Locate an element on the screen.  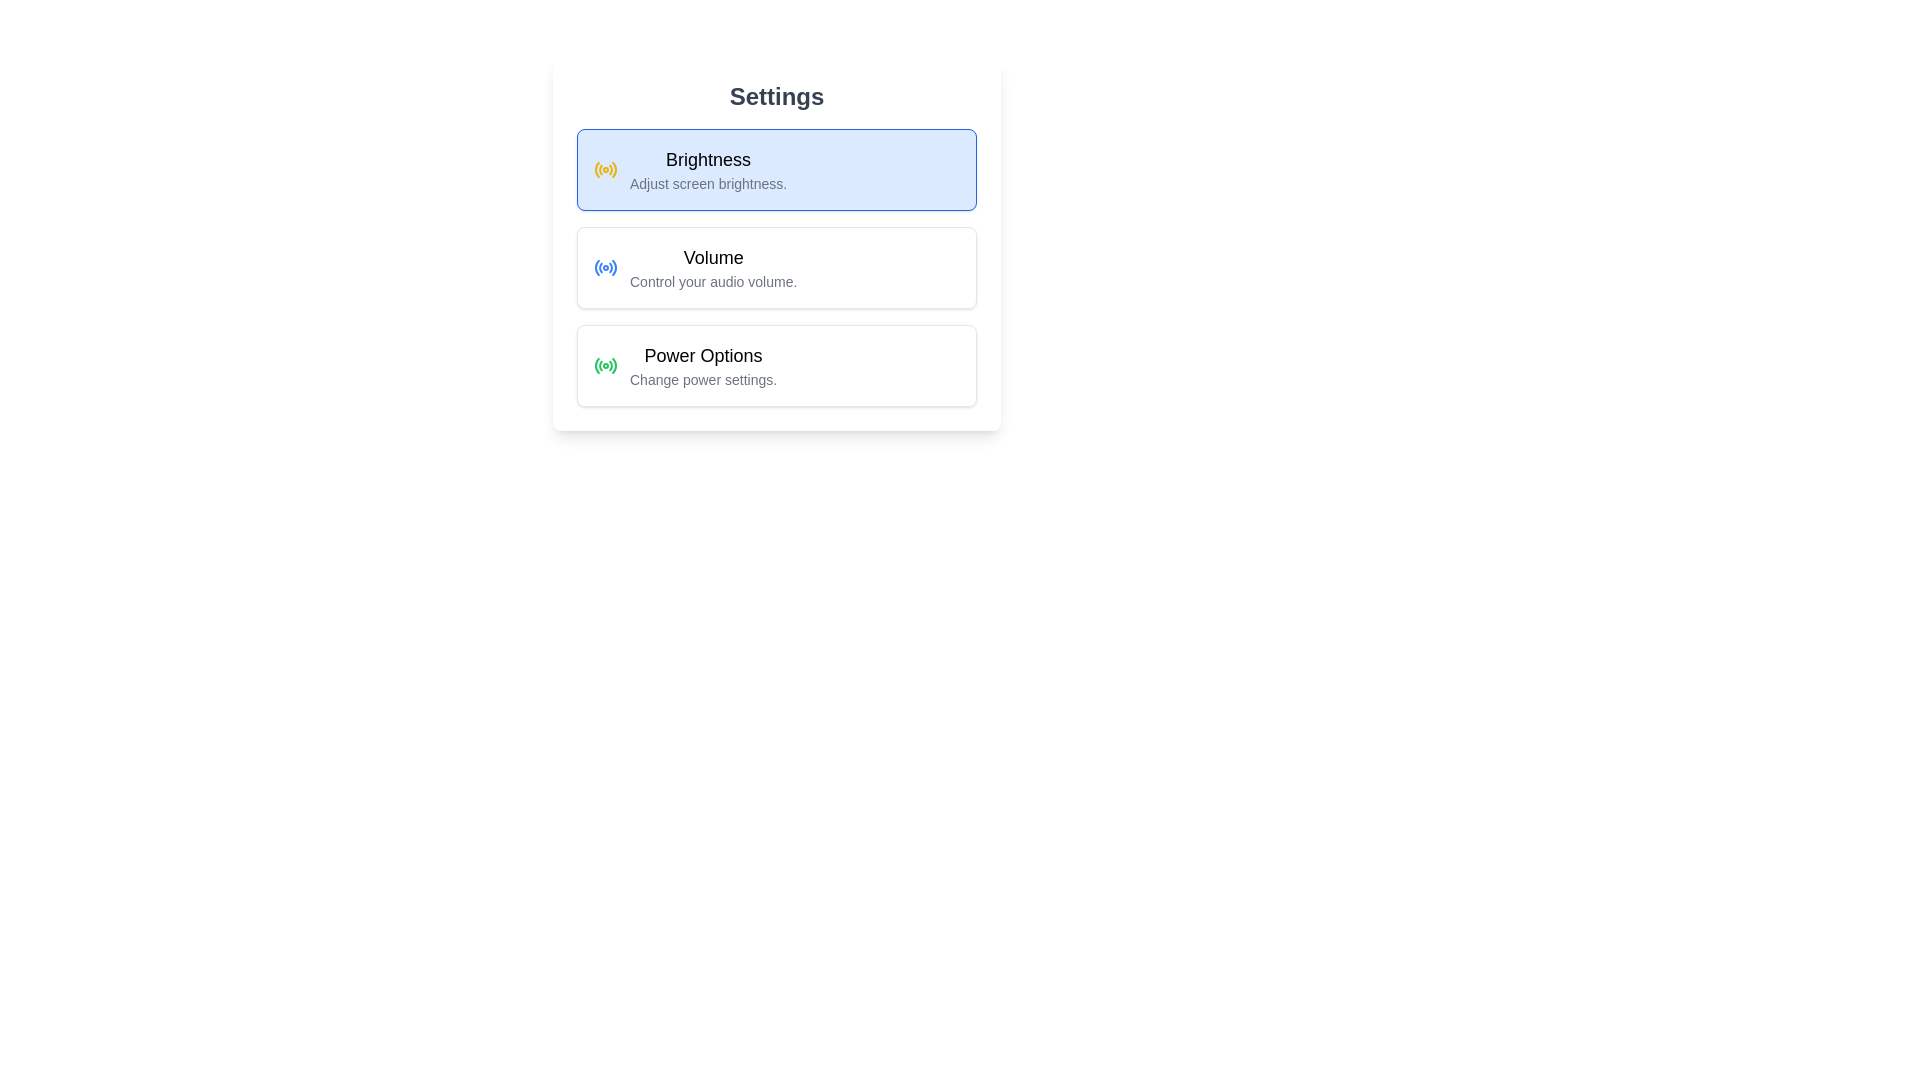
the 'Power Options' icon located to the left of its text description in the settings options list is located at coordinates (604, 366).